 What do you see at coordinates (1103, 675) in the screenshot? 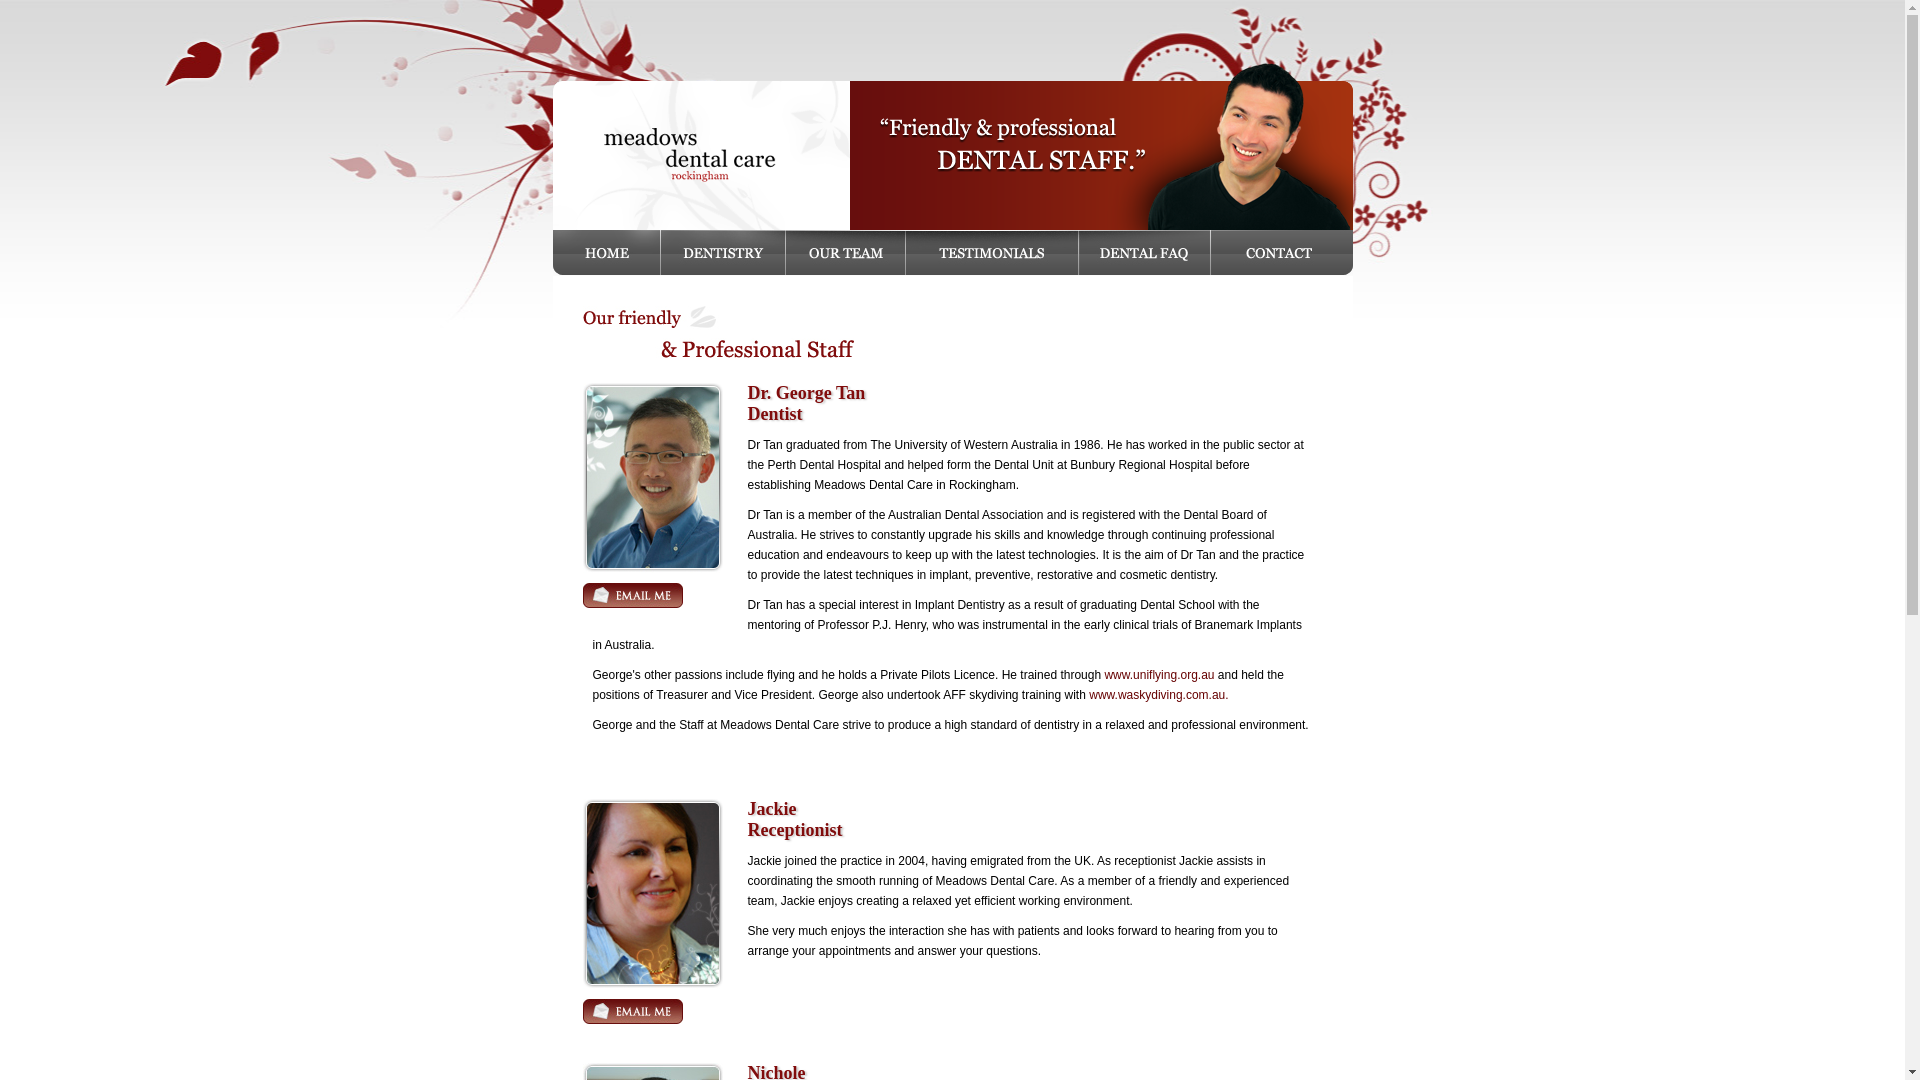
I see `'www.uniflying.org.au'` at bounding box center [1103, 675].